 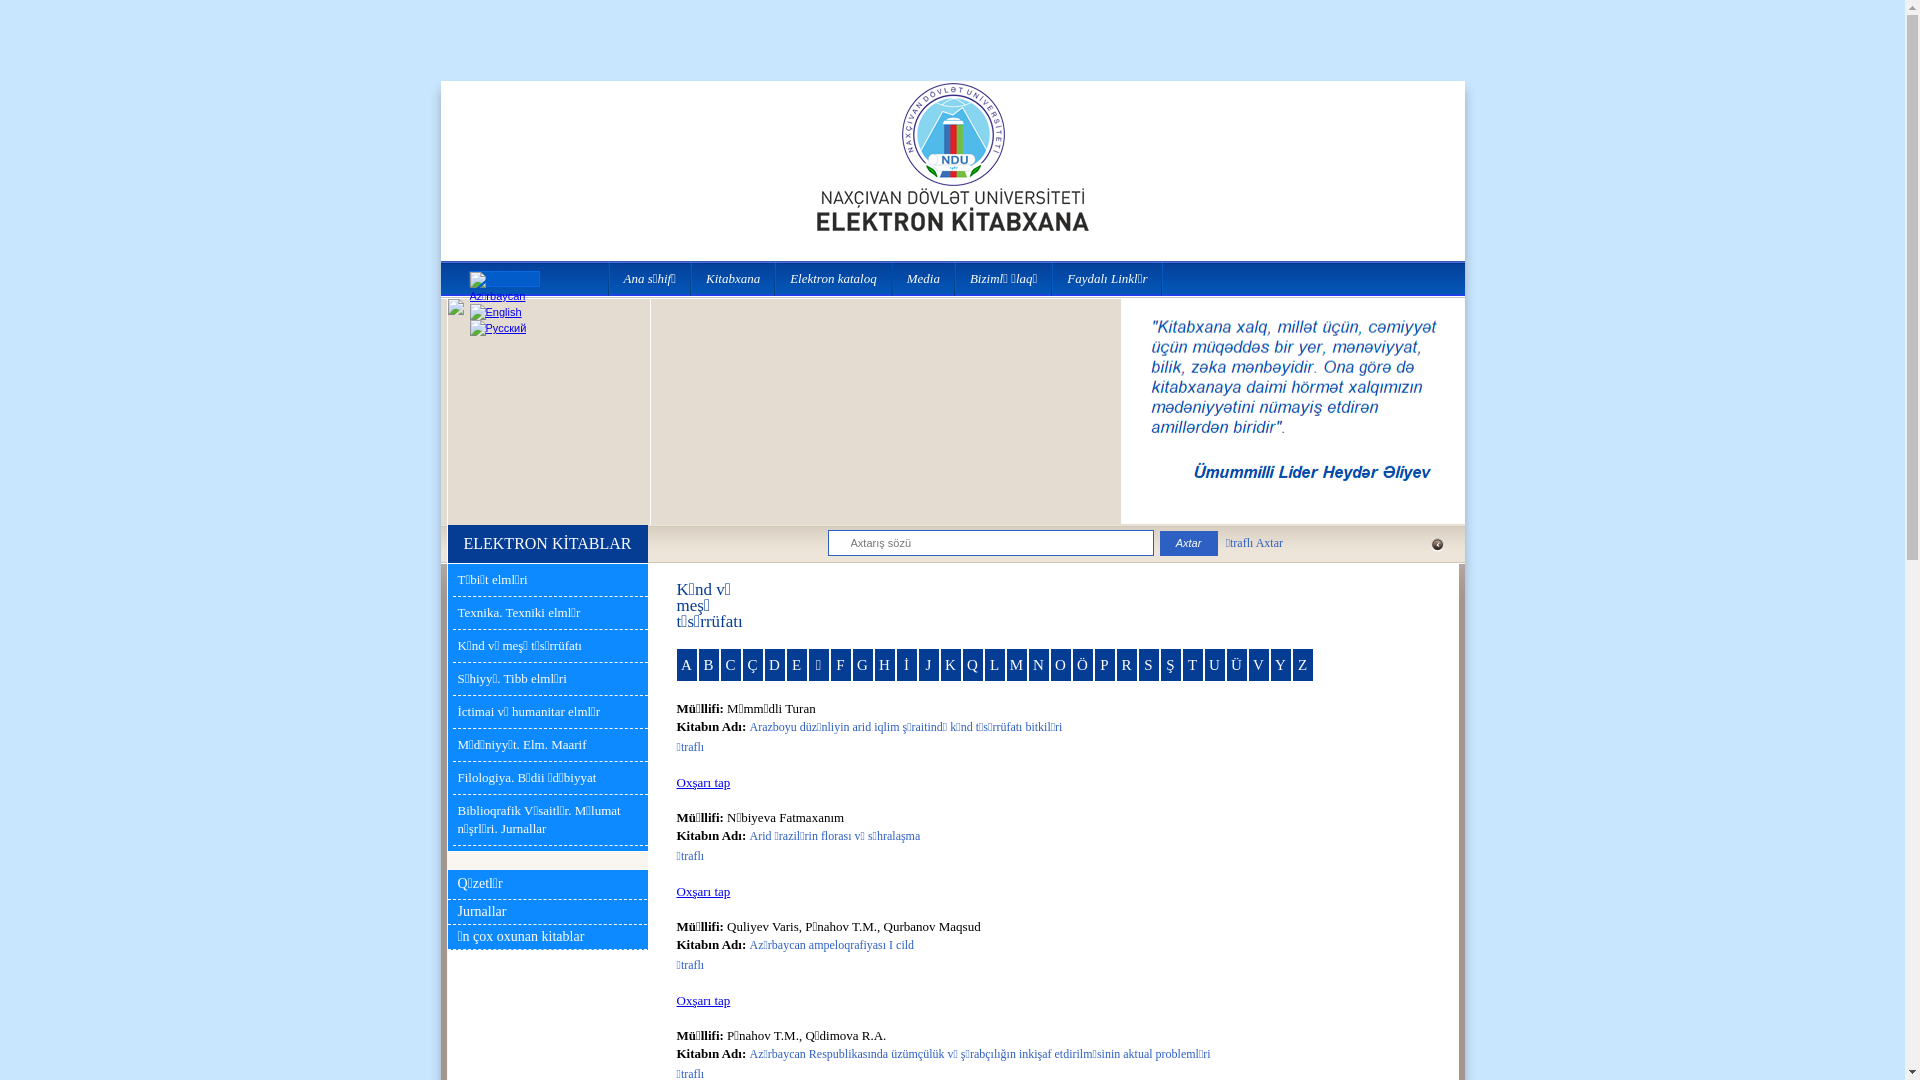 What do you see at coordinates (1189, 542) in the screenshot?
I see `'Axtar'` at bounding box center [1189, 542].